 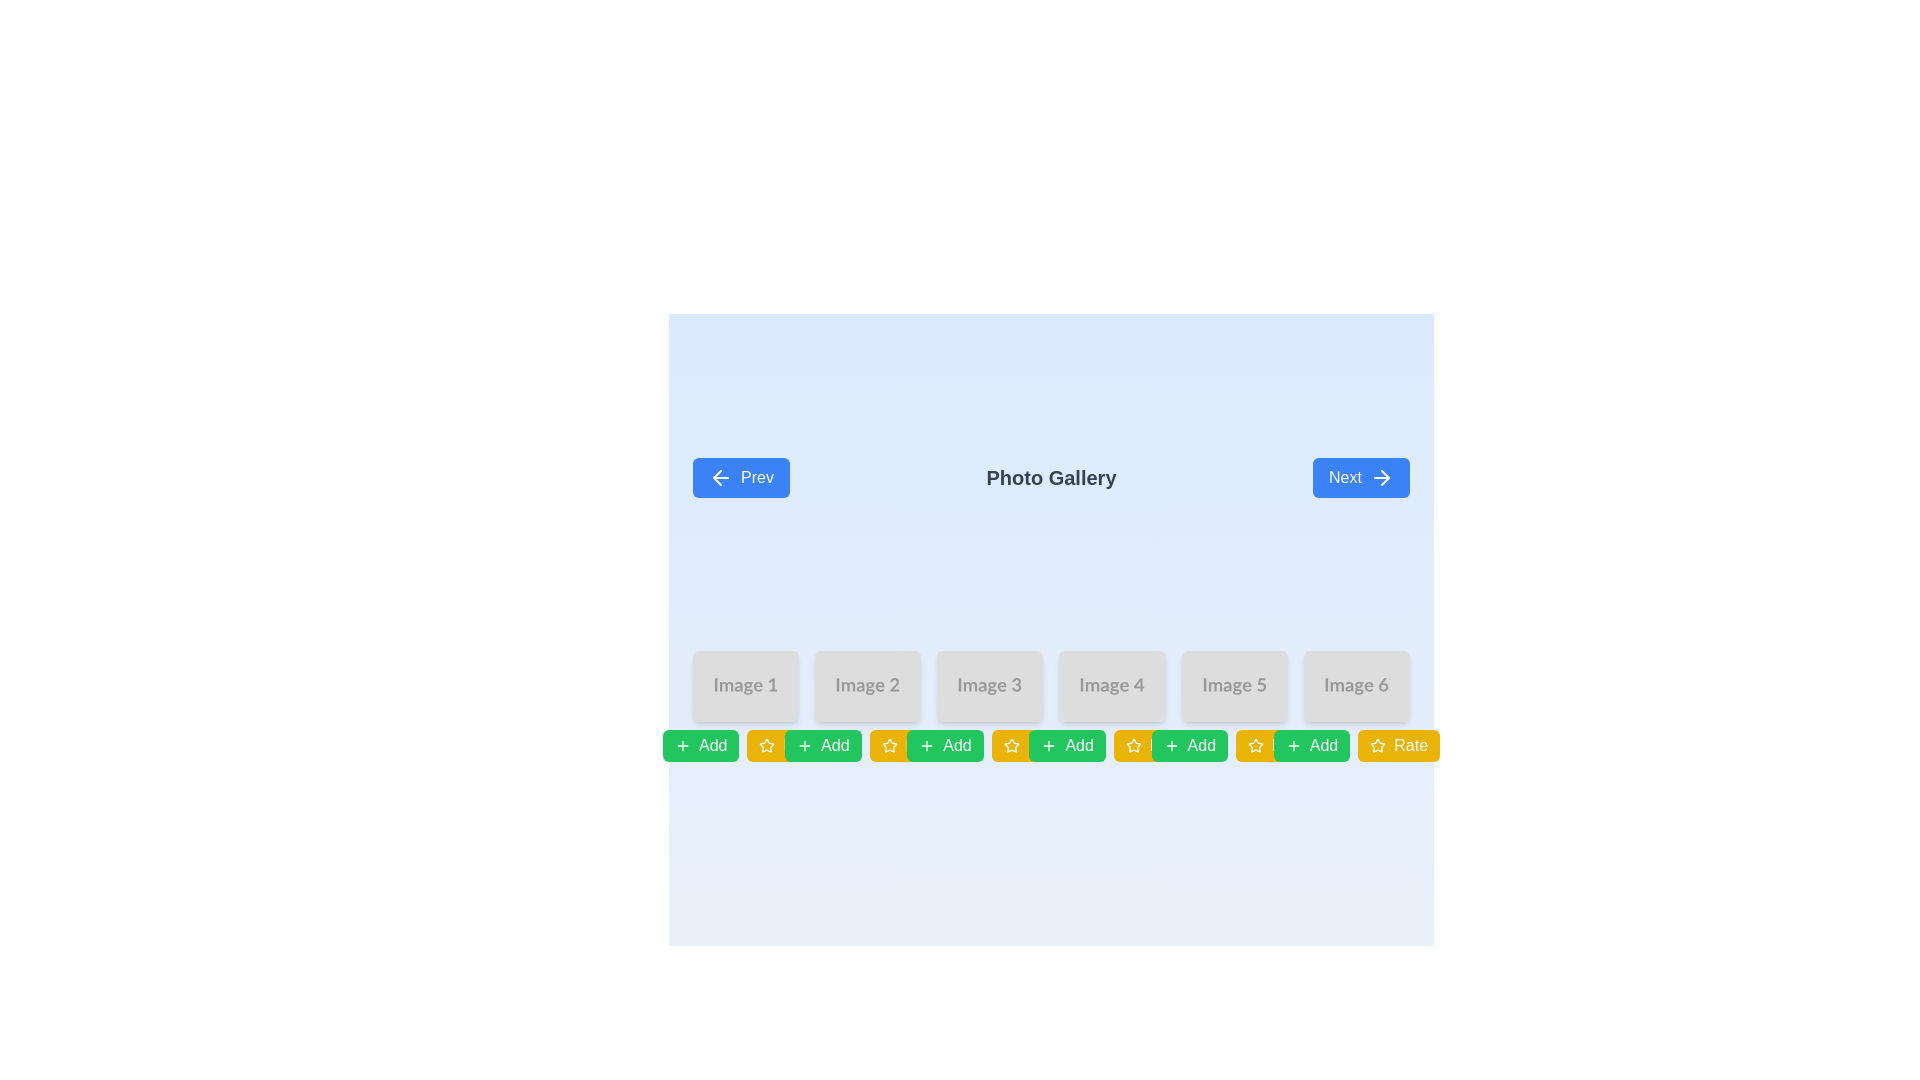 What do you see at coordinates (909, 745) in the screenshot?
I see `the yellow button labeled 'Rate' with a white star icon` at bounding box center [909, 745].